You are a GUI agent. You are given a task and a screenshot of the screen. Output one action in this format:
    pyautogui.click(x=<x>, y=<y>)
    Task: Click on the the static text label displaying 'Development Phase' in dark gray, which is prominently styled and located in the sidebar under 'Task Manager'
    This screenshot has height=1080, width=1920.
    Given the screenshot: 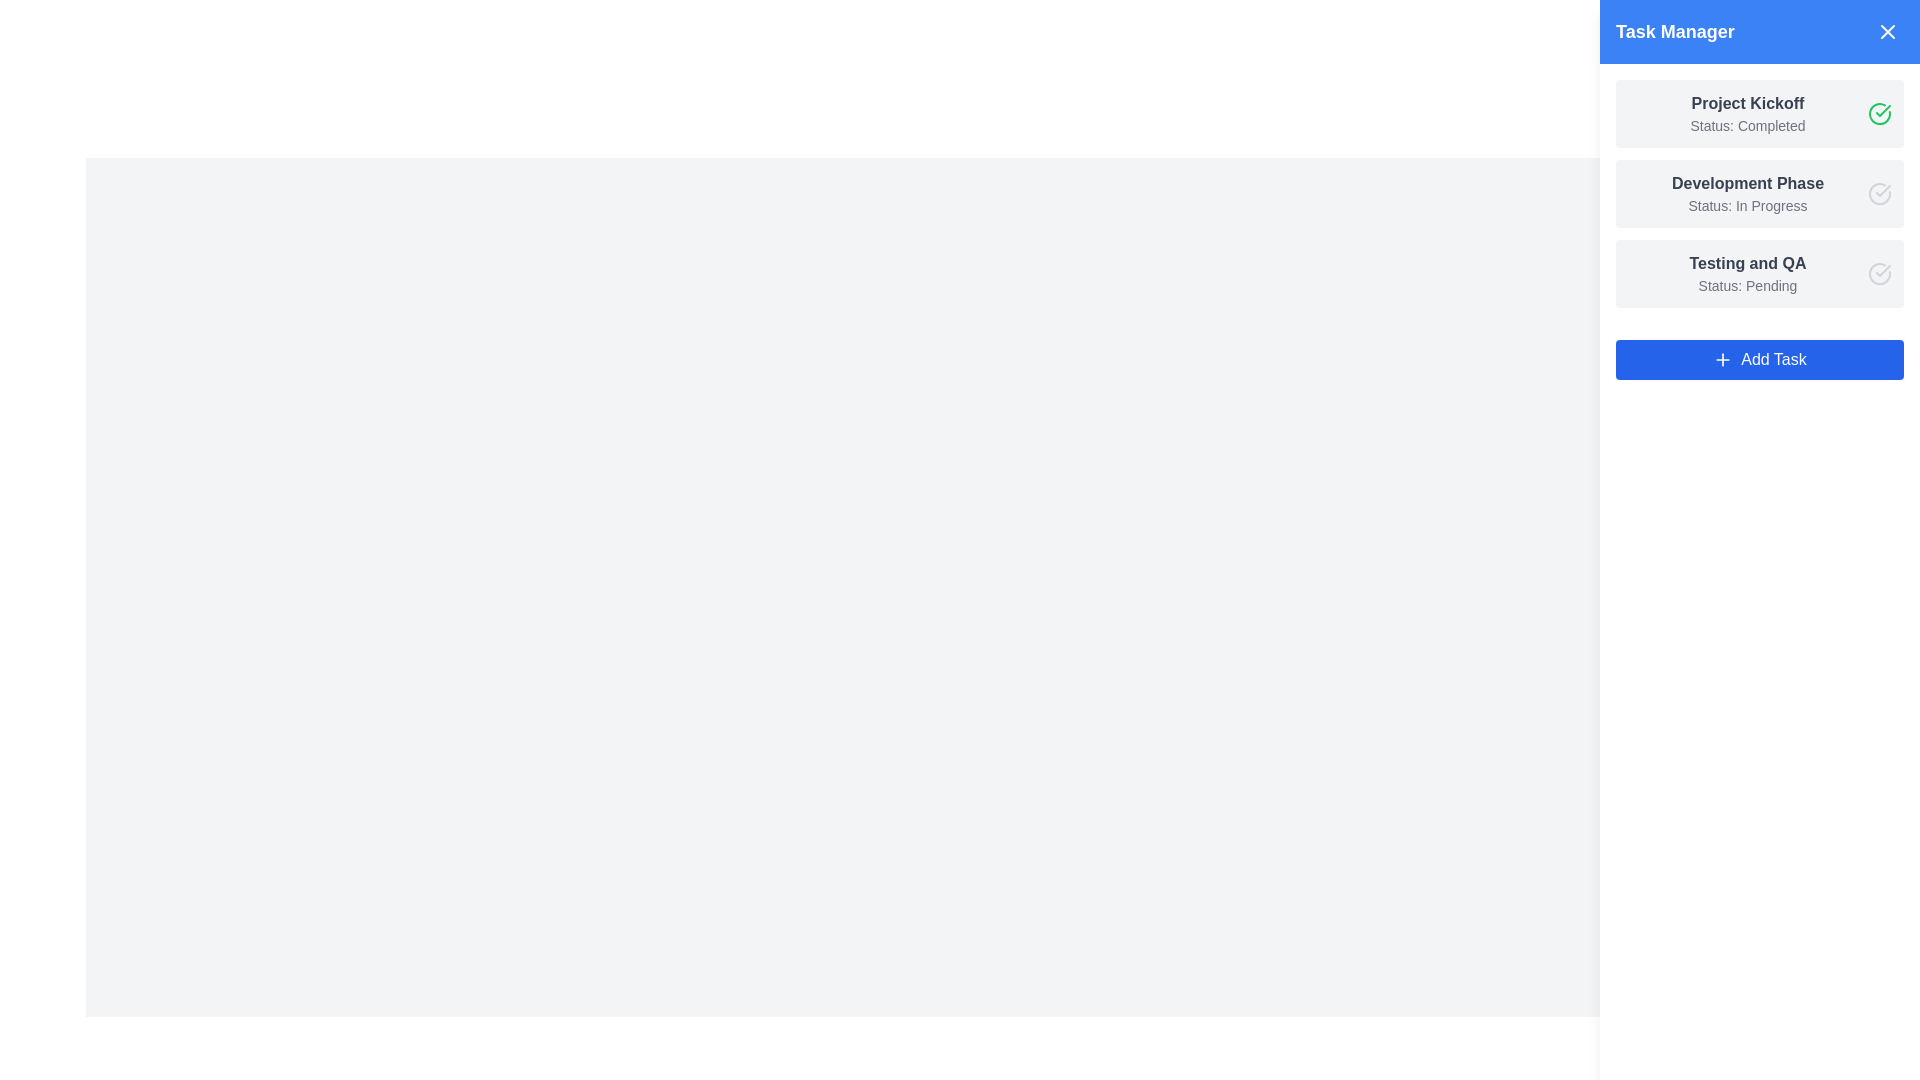 What is the action you would take?
    pyautogui.click(x=1746, y=184)
    